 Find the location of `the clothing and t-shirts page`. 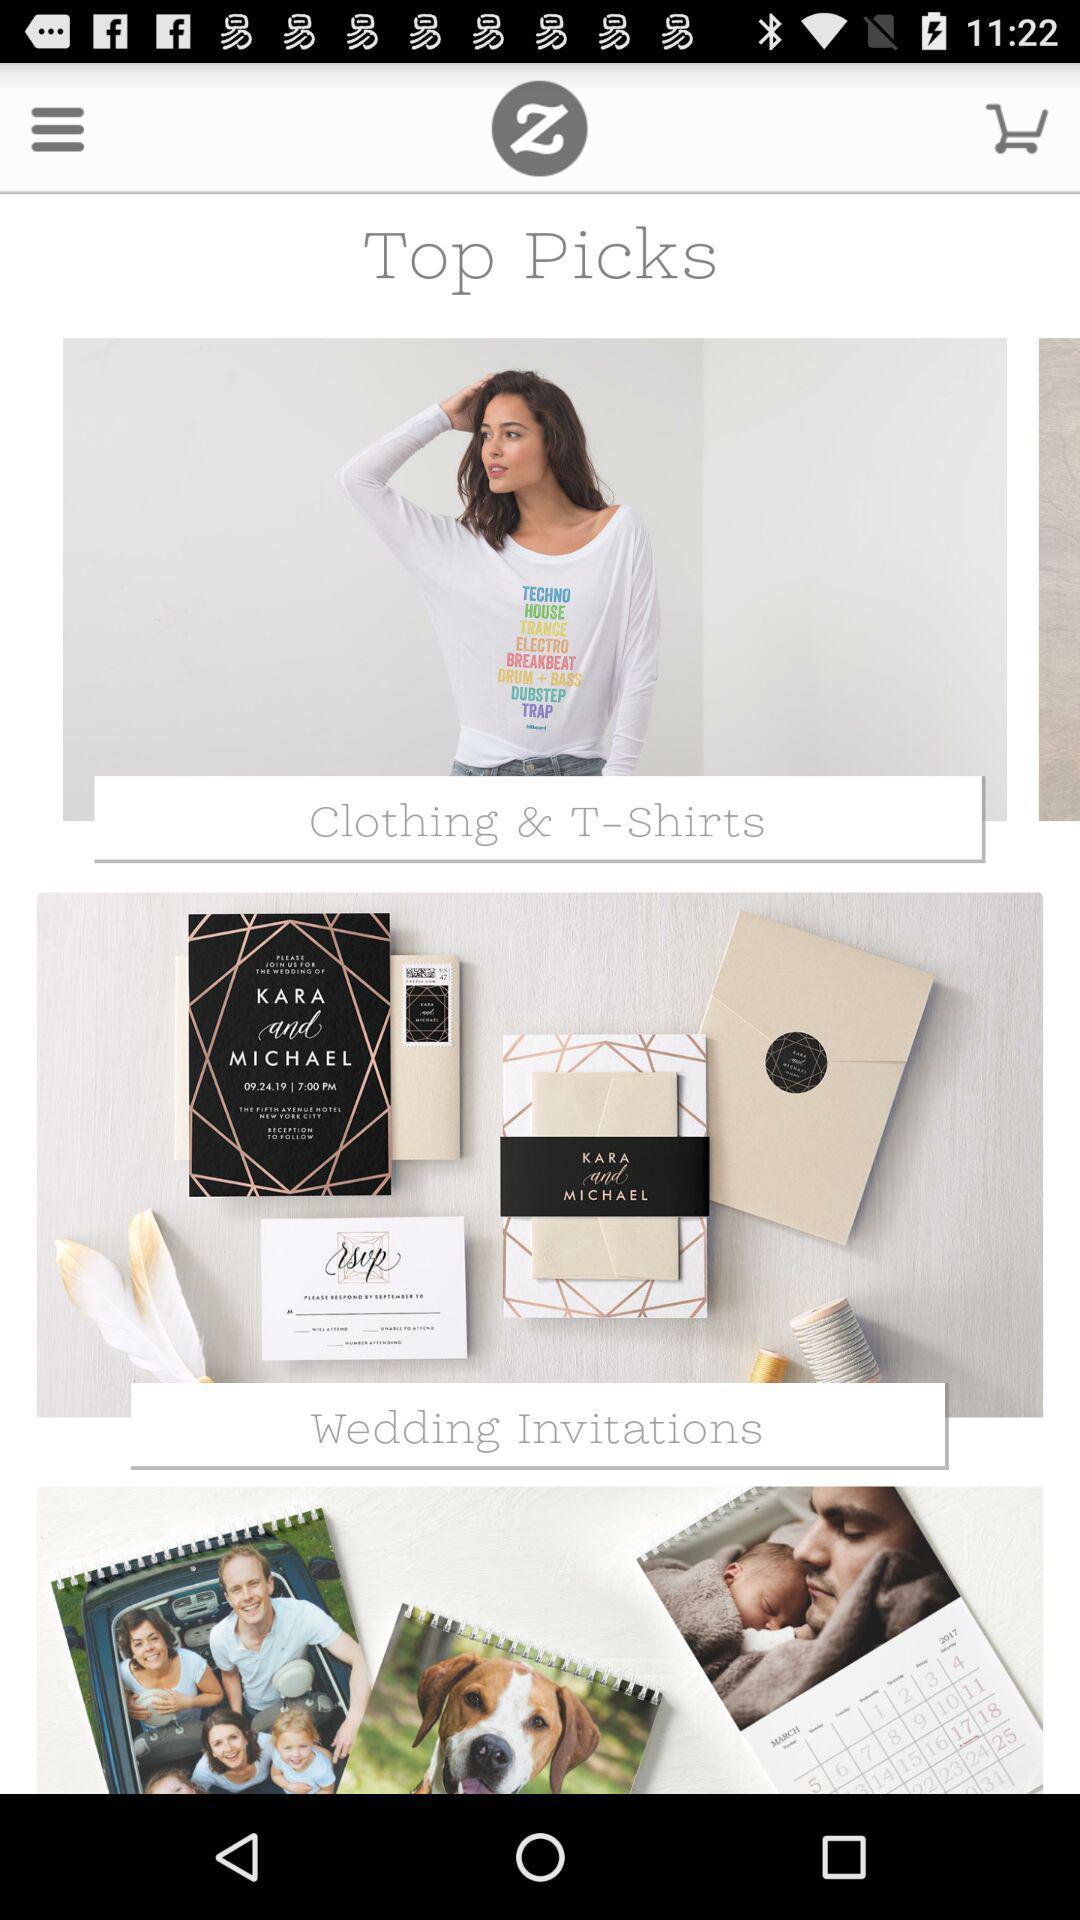

the clothing and t-shirts page is located at coordinates (534, 578).